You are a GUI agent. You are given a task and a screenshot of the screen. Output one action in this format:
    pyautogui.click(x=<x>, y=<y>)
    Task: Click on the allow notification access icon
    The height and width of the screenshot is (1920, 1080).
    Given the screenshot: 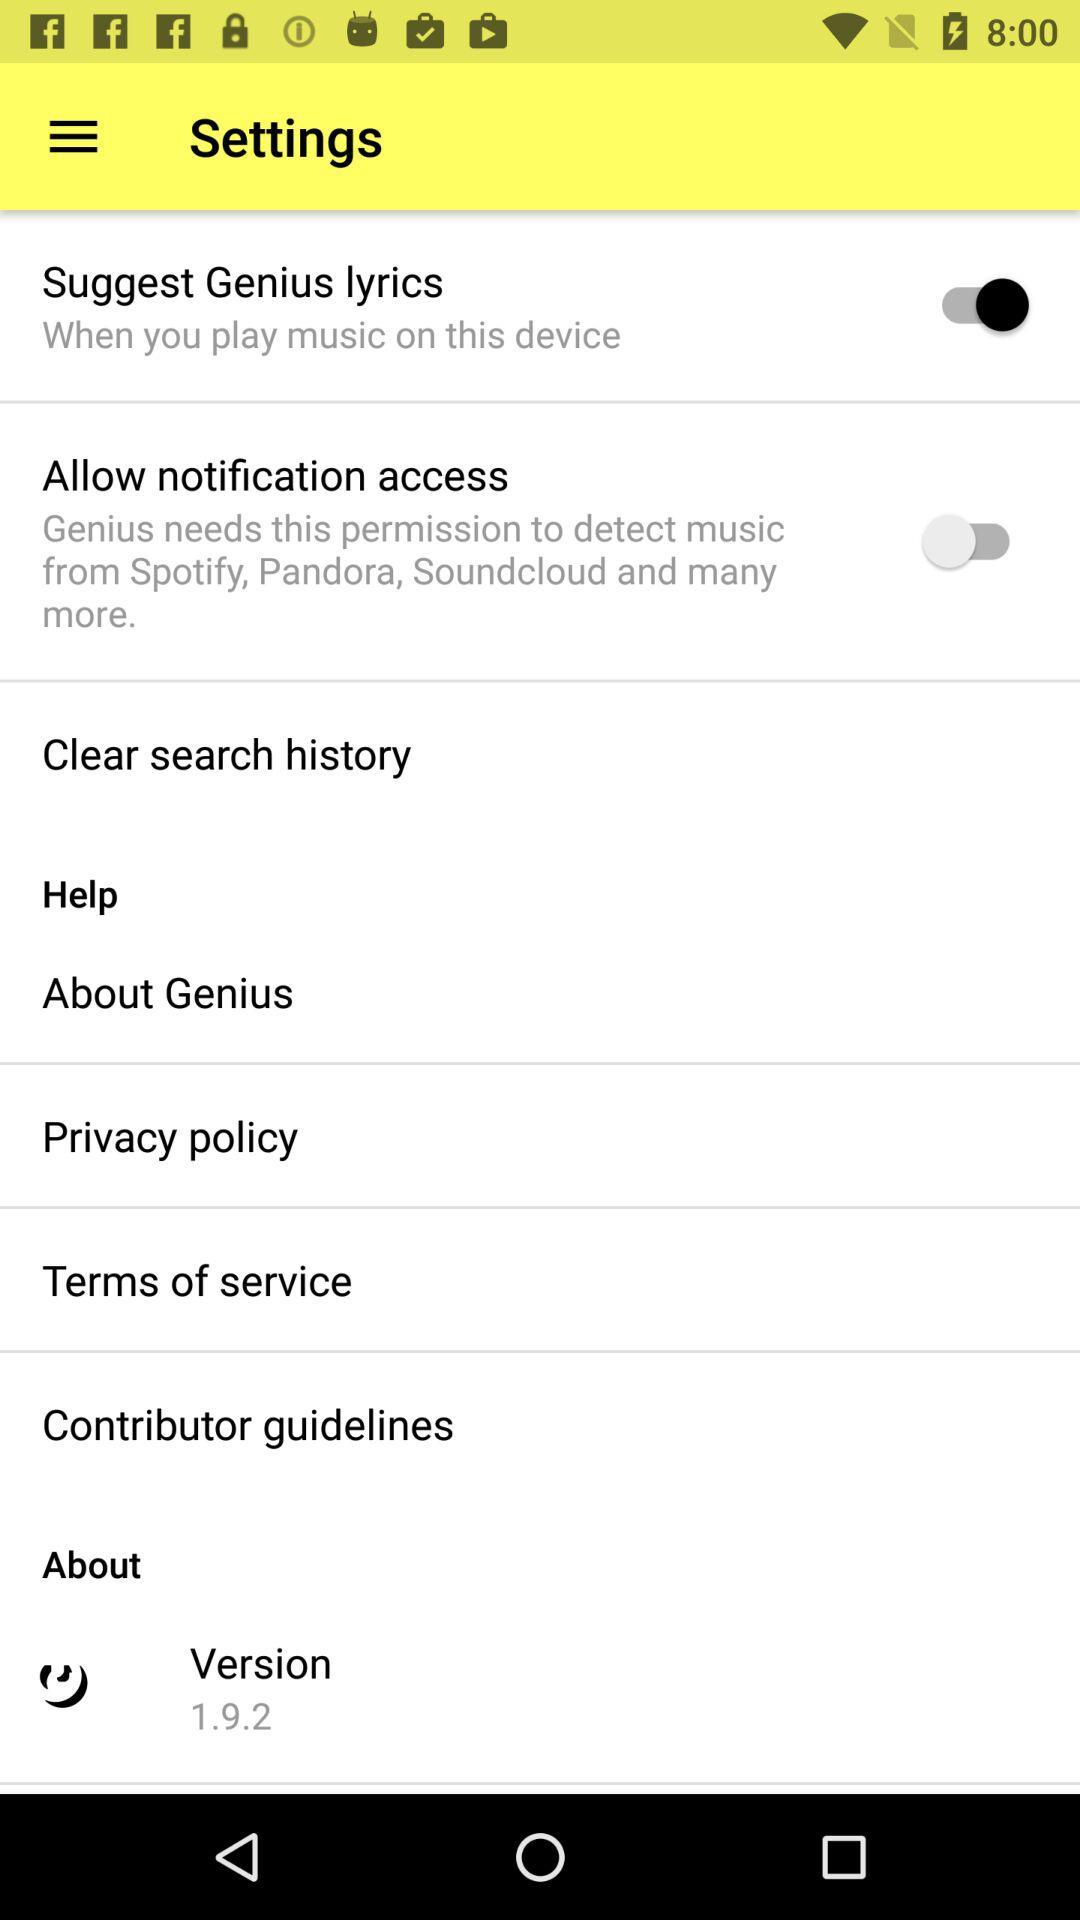 What is the action you would take?
    pyautogui.click(x=275, y=473)
    